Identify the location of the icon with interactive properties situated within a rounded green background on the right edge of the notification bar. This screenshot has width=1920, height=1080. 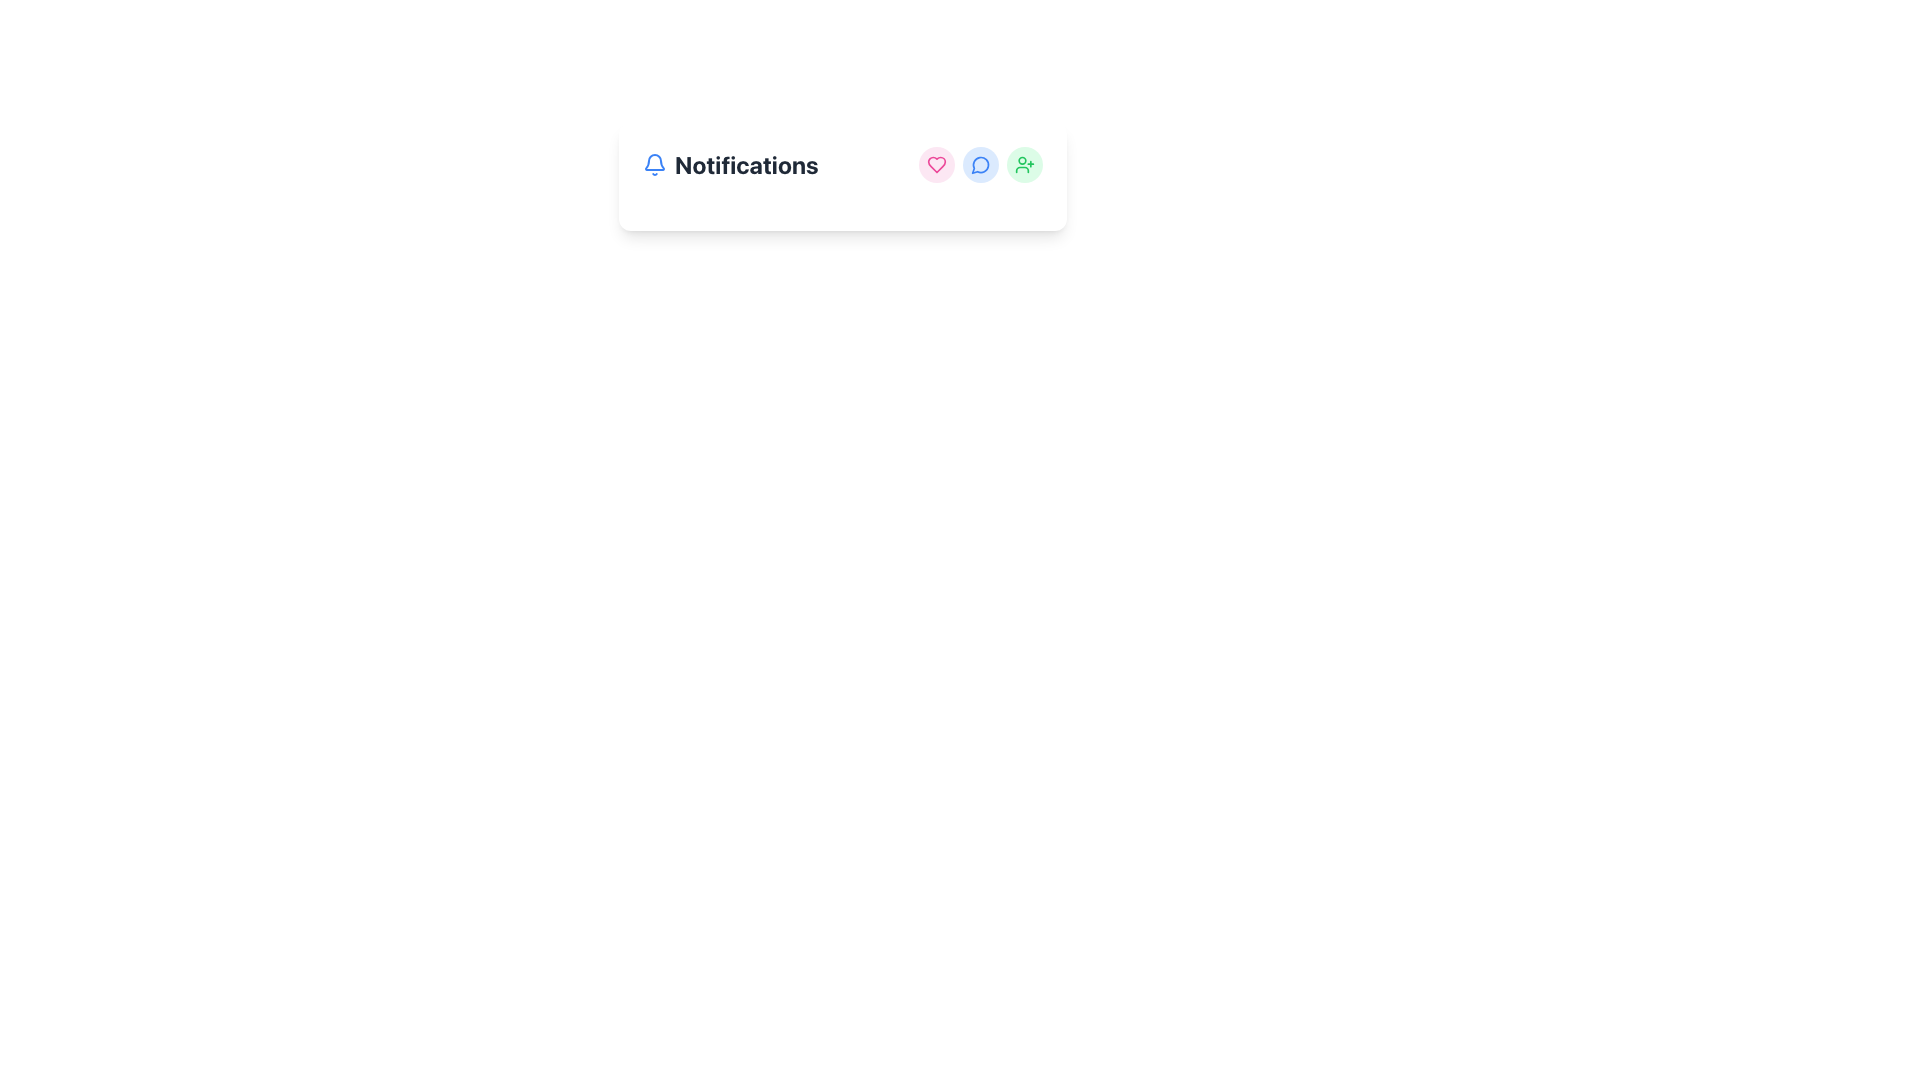
(1025, 164).